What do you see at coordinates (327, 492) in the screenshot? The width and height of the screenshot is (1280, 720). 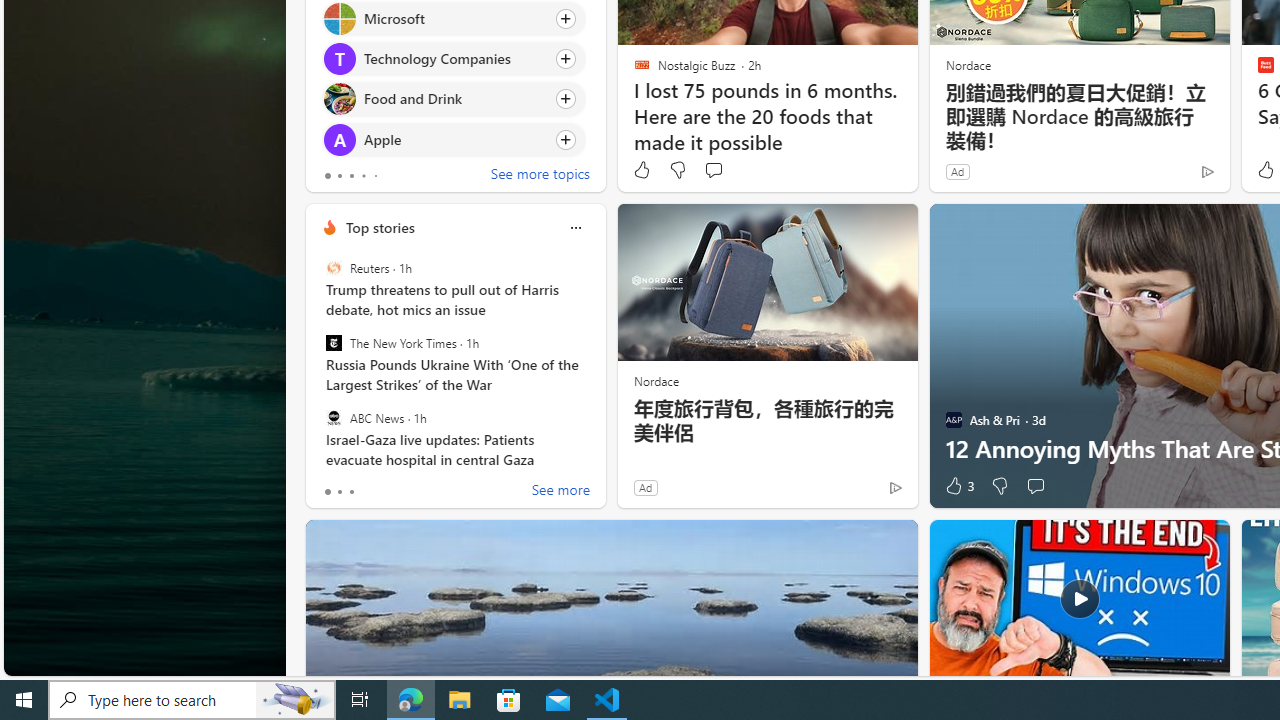 I see `'tab-0'` at bounding box center [327, 492].